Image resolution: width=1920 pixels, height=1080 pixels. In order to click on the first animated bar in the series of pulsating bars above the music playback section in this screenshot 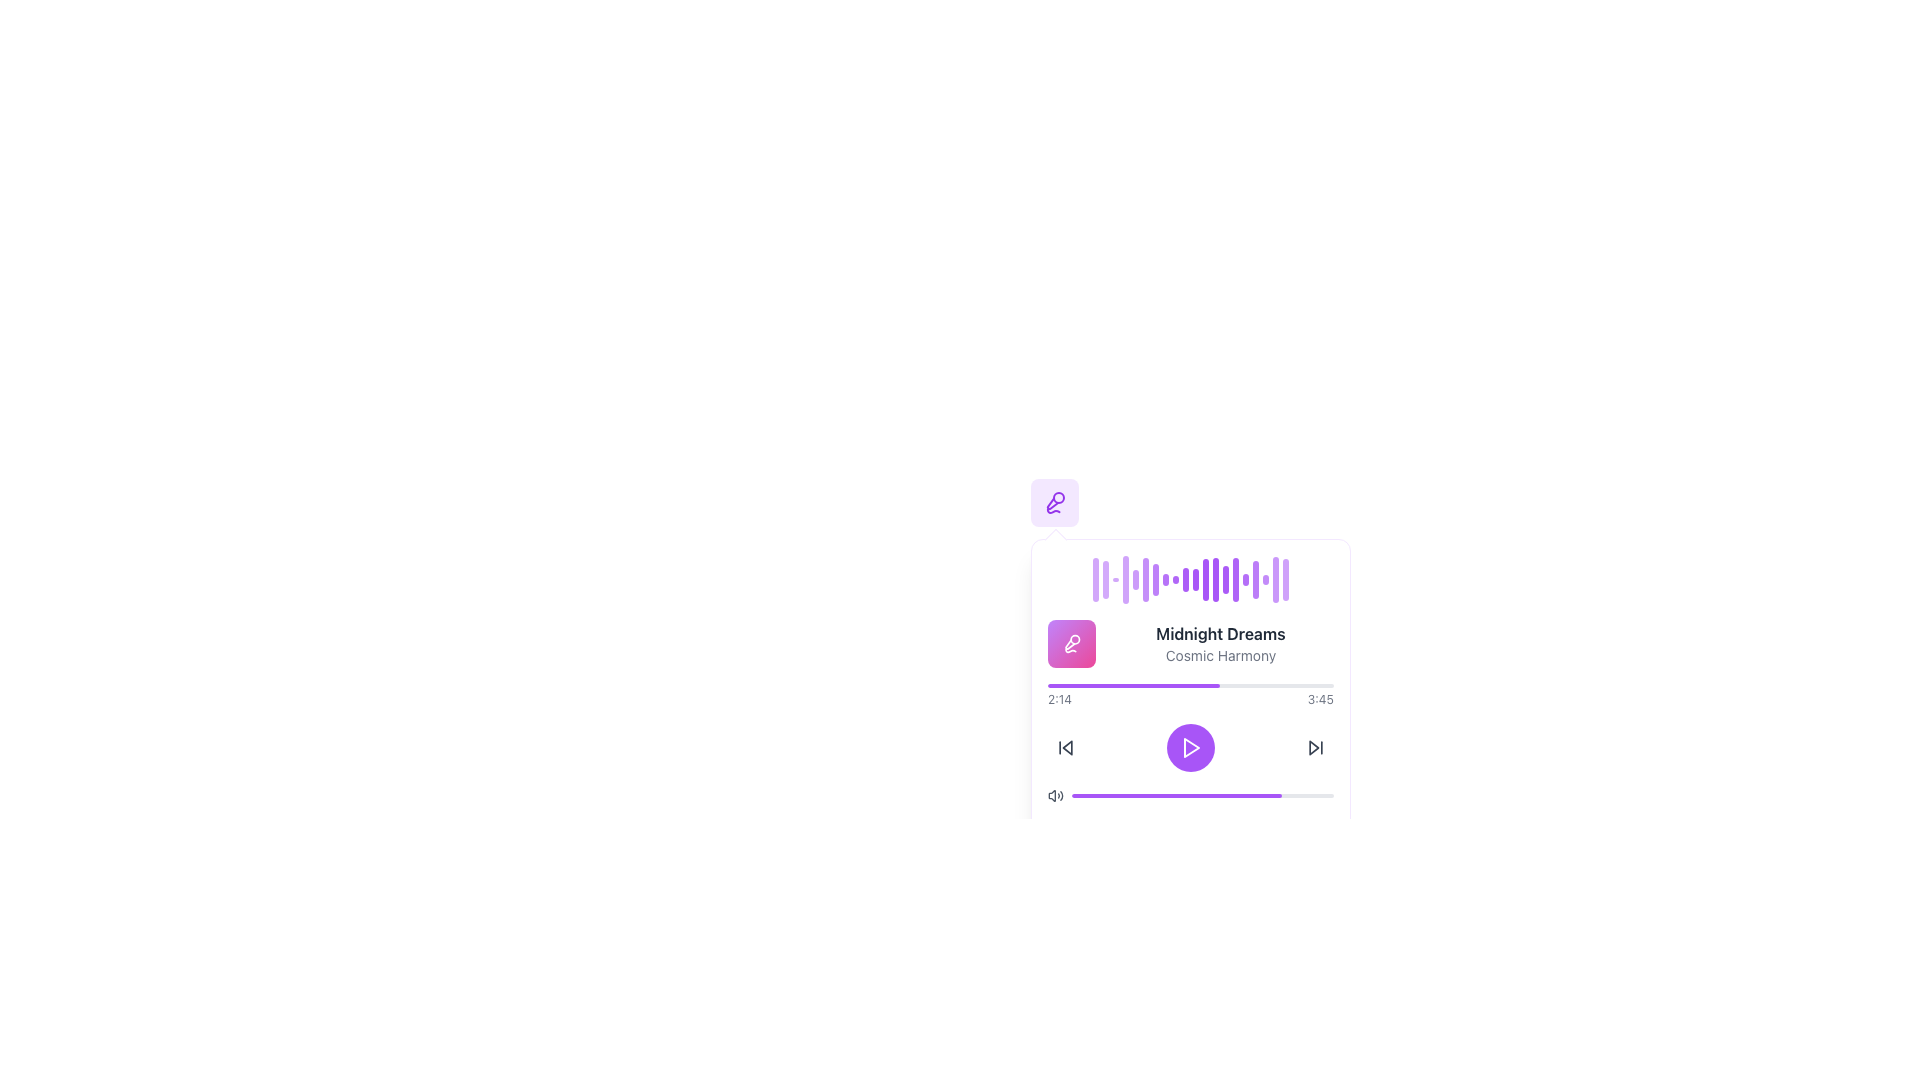, I will do `click(1094, 579)`.